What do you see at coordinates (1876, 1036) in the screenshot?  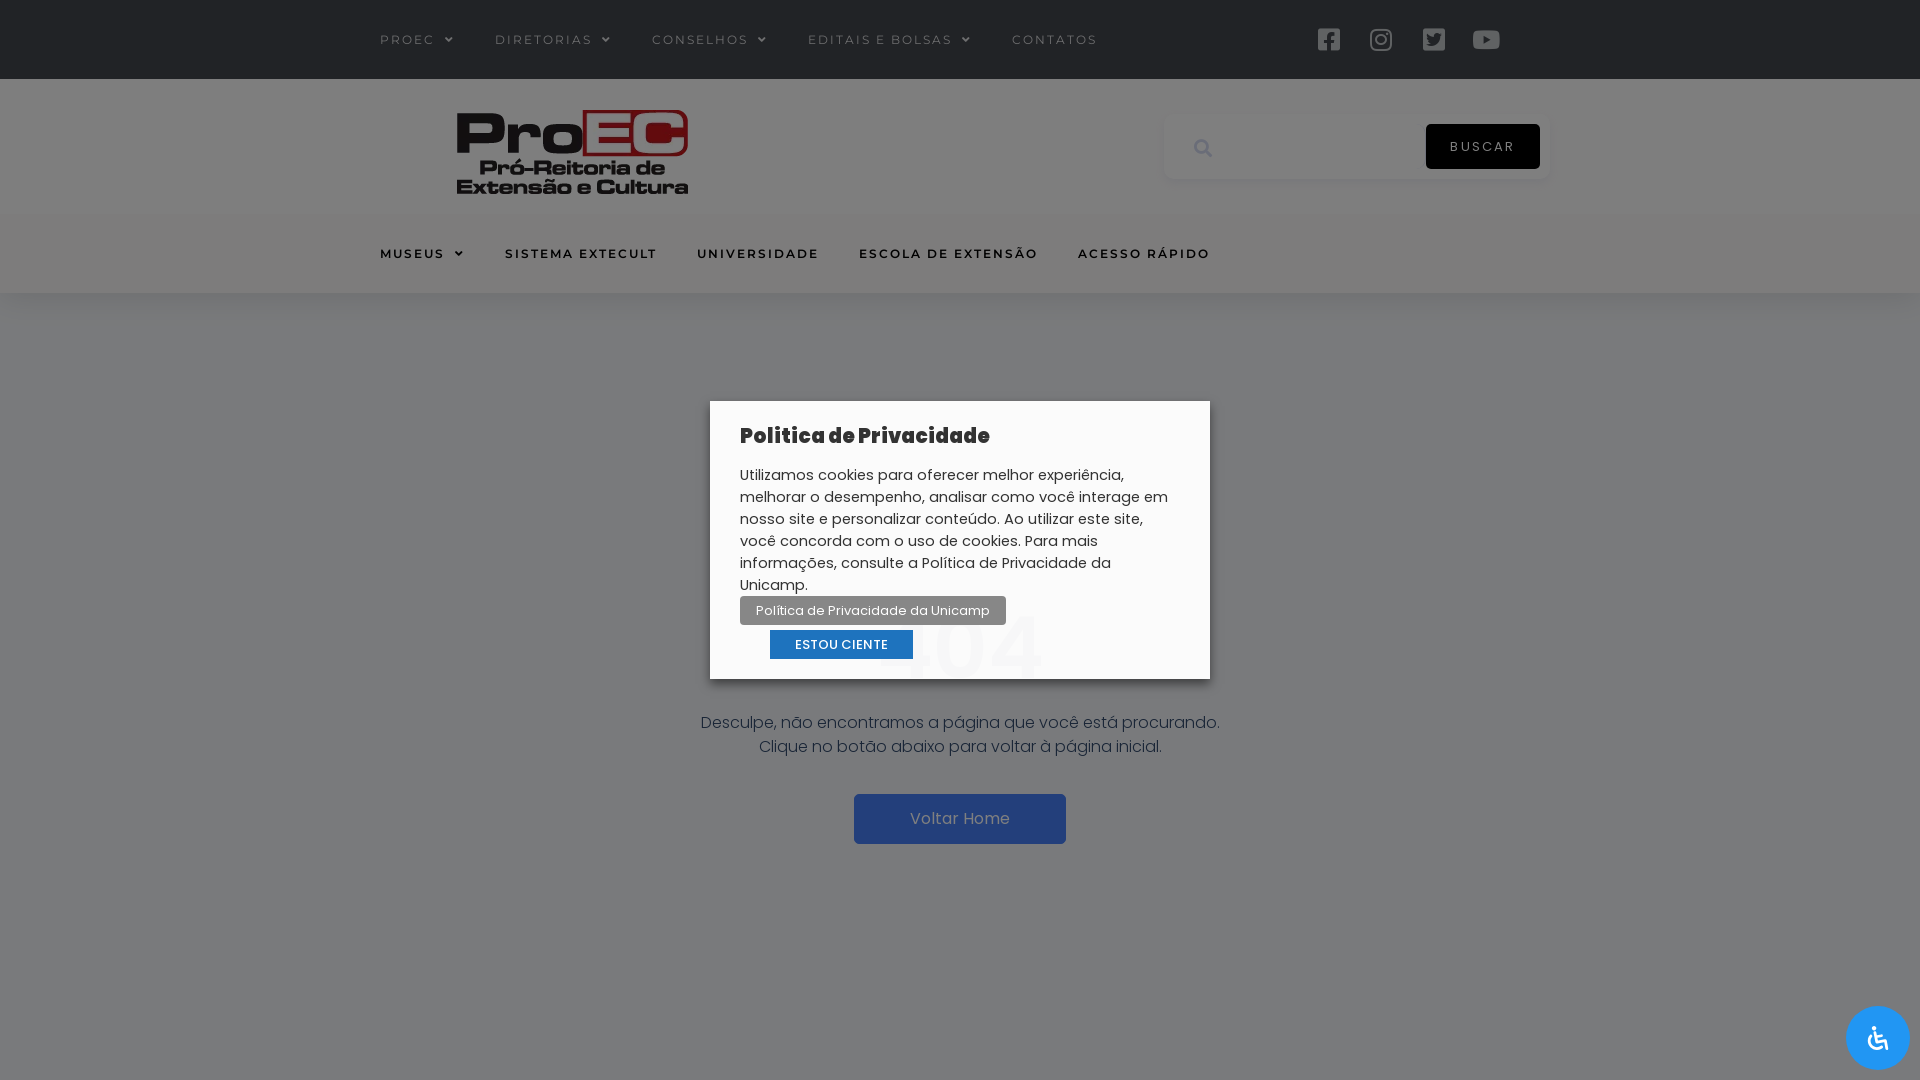 I see `'Acessibilidade'` at bounding box center [1876, 1036].